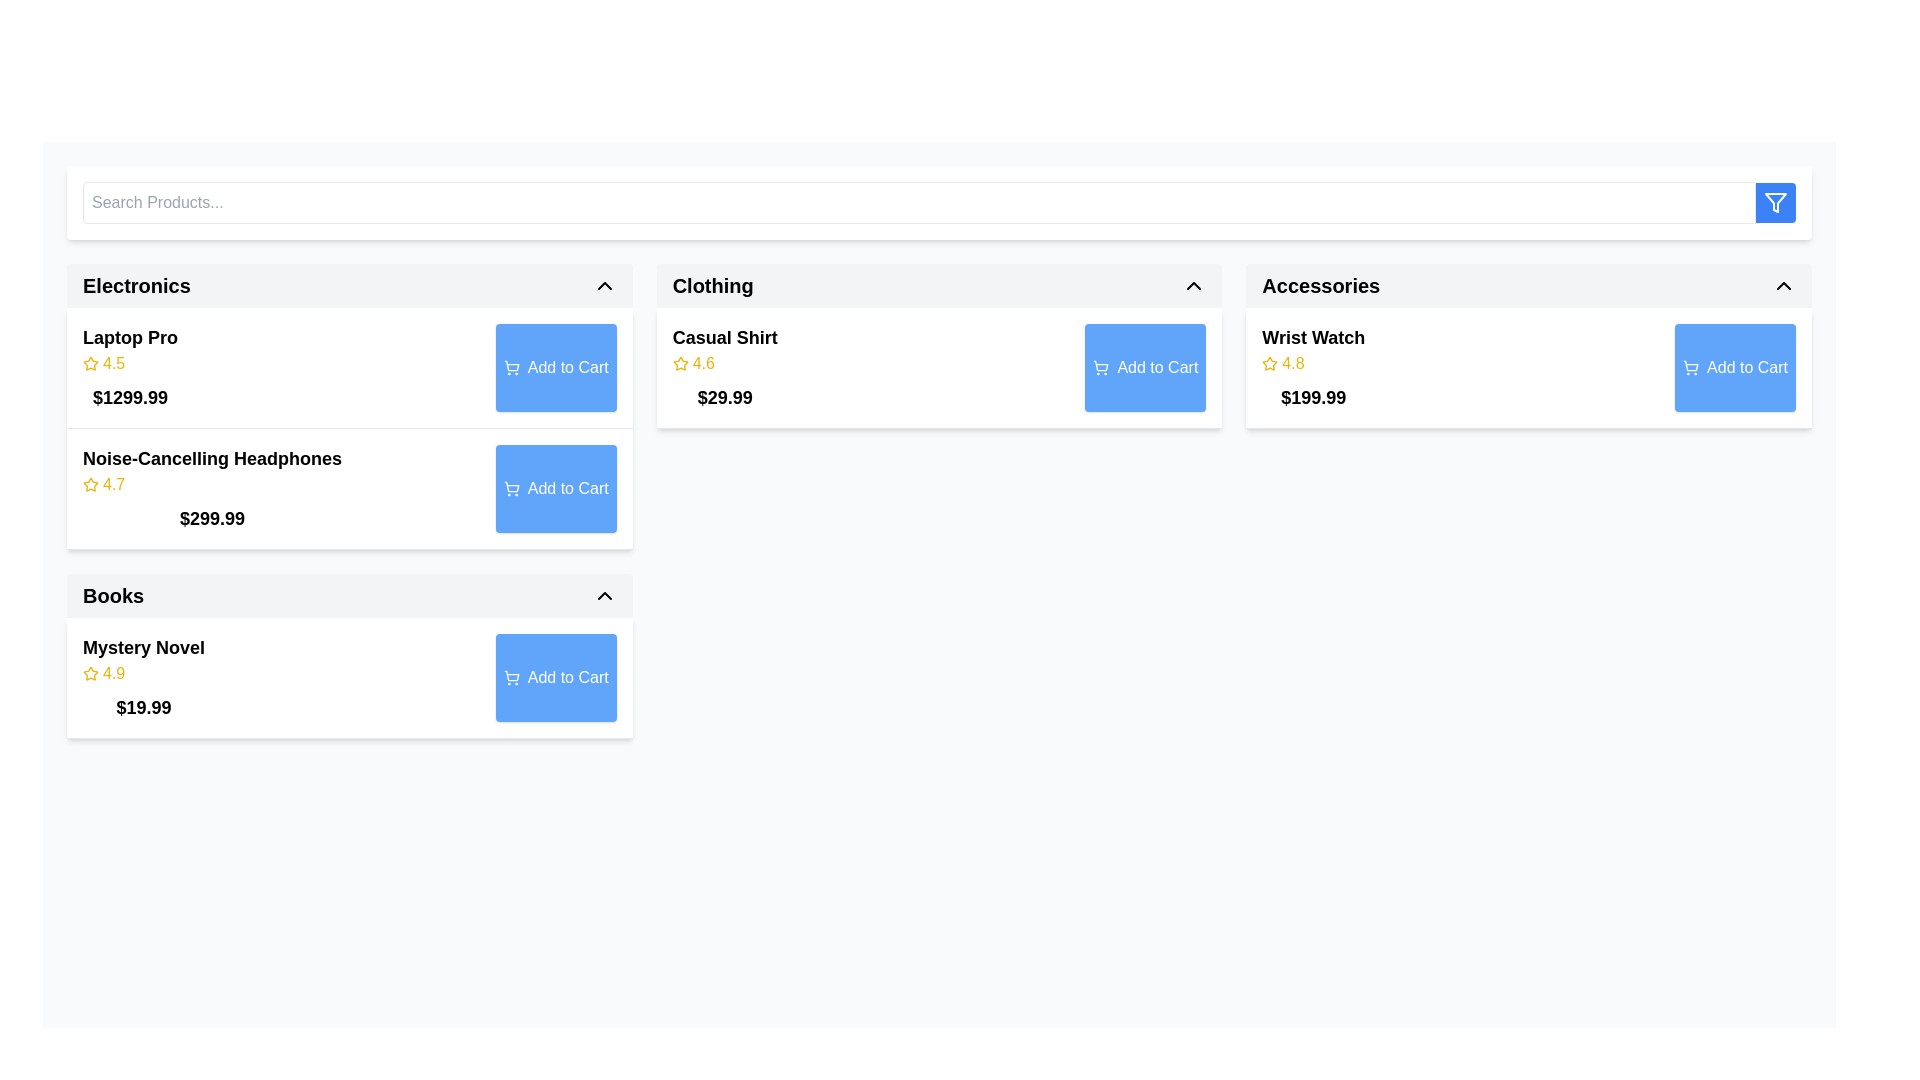  What do you see at coordinates (1528, 368) in the screenshot?
I see `the product details by reading the contents of the Card component located in the Accessories section, positioned under the Accessories title` at bounding box center [1528, 368].